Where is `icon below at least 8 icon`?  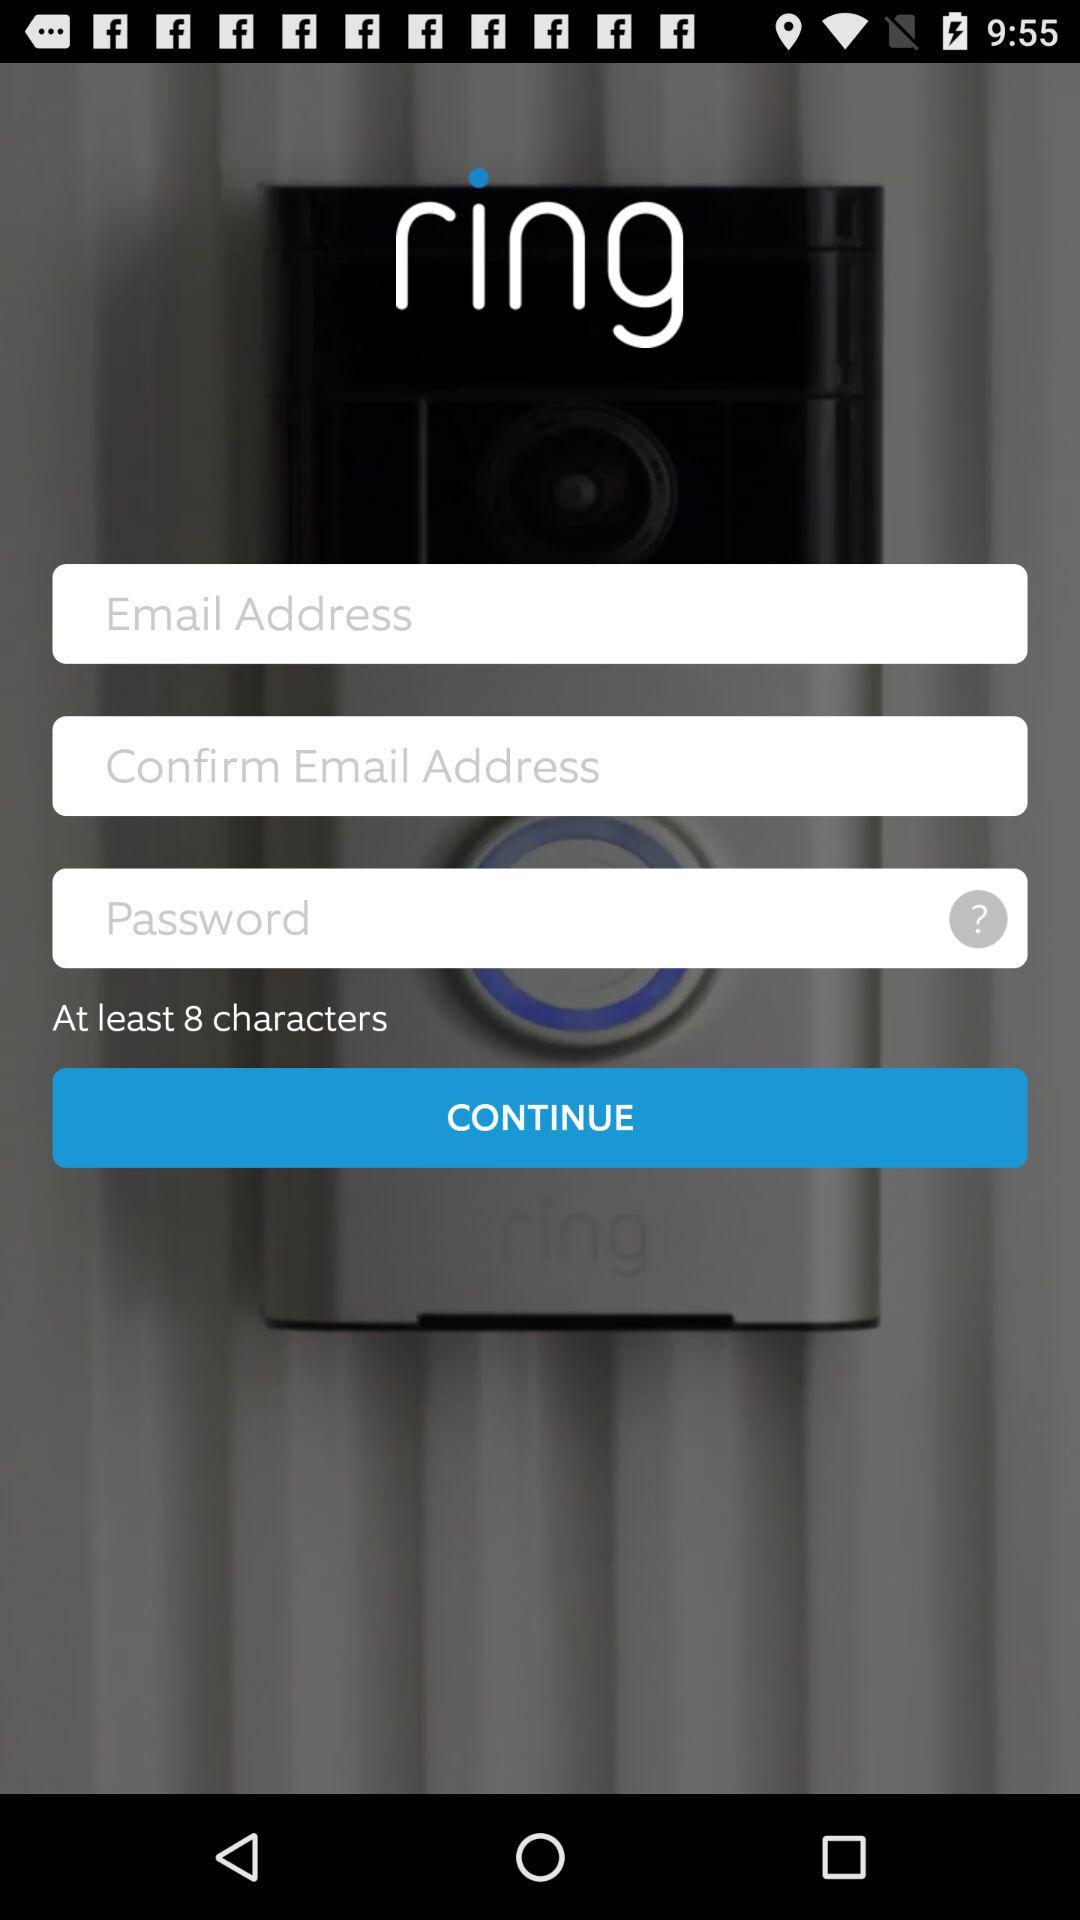
icon below at least 8 icon is located at coordinates (540, 1116).